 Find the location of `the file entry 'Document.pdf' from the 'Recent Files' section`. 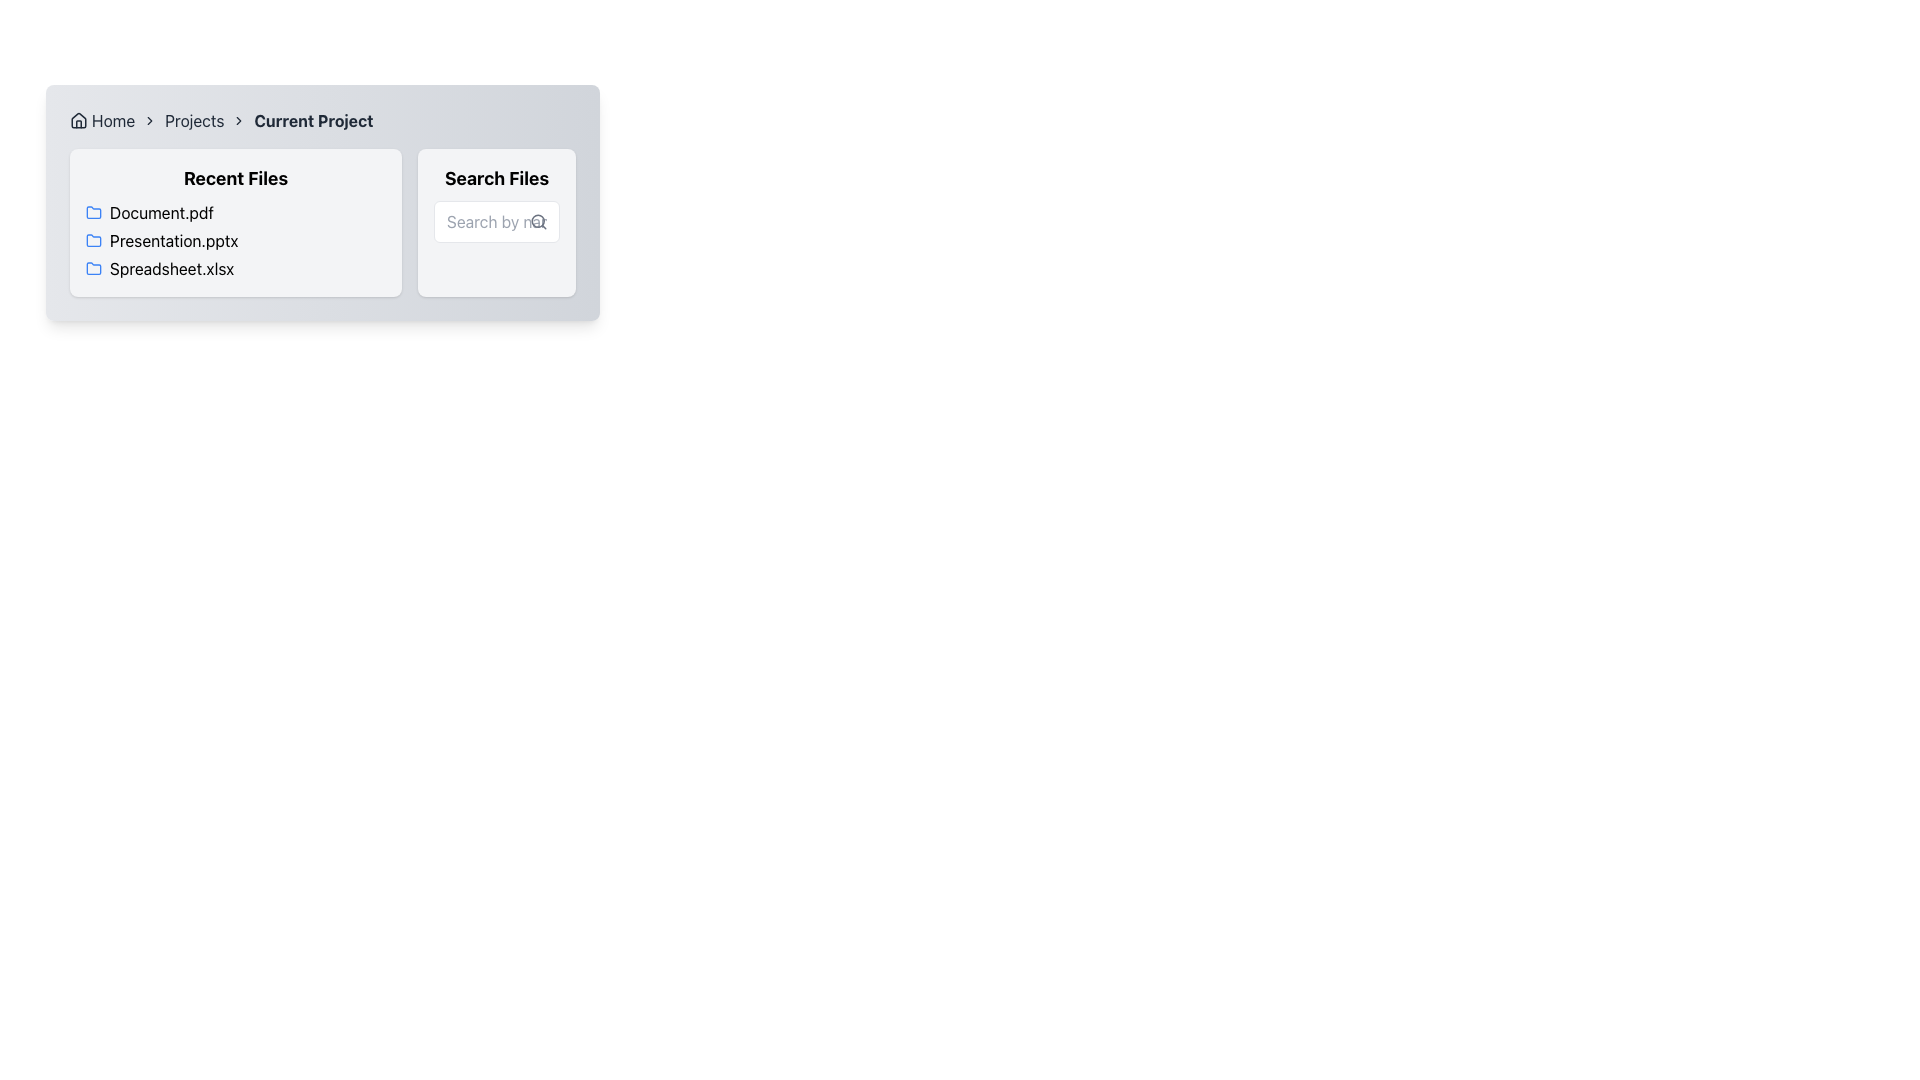

the file entry 'Document.pdf' from the 'Recent Files' section is located at coordinates (322, 223).